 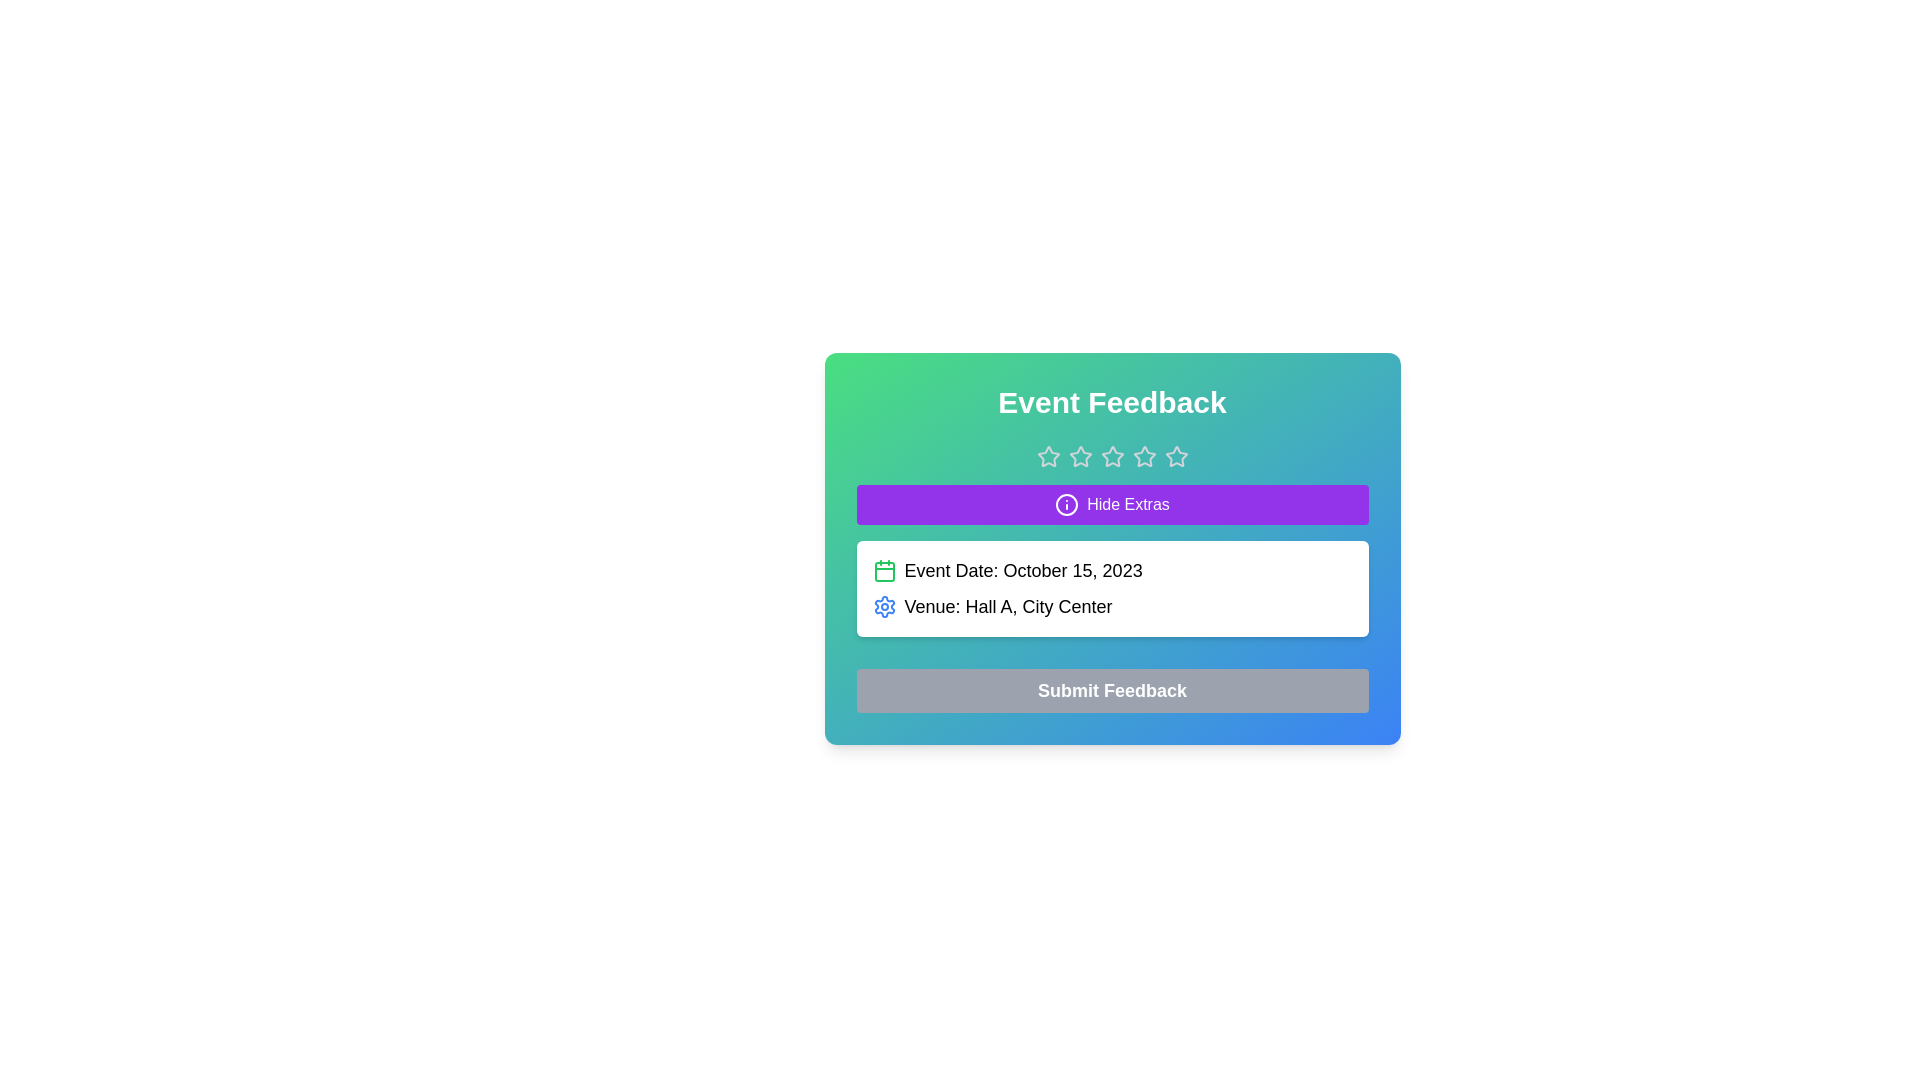 What do you see at coordinates (1144, 456) in the screenshot?
I see `the star corresponding to the desired rating 4` at bounding box center [1144, 456].